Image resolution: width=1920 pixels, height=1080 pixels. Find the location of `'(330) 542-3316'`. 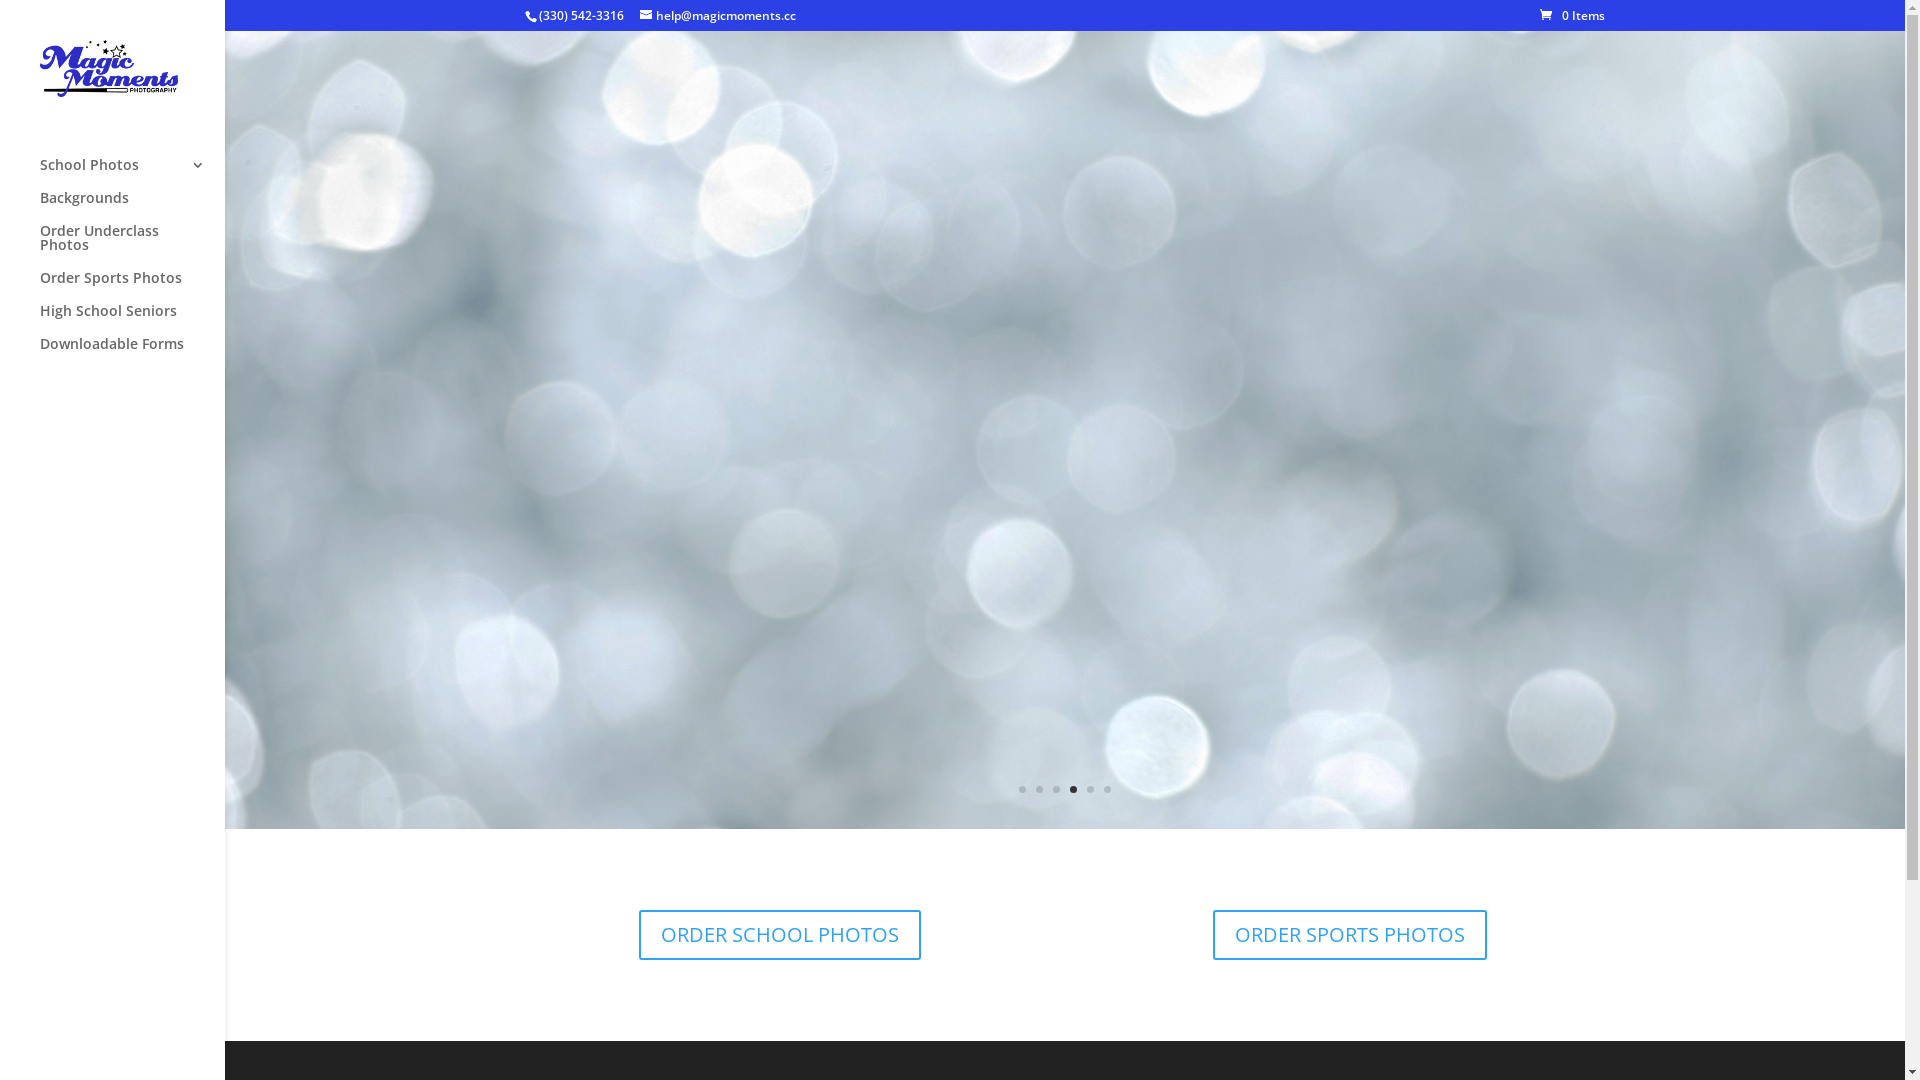

'(330) 542-3316' is located at coordinates (580, 15).